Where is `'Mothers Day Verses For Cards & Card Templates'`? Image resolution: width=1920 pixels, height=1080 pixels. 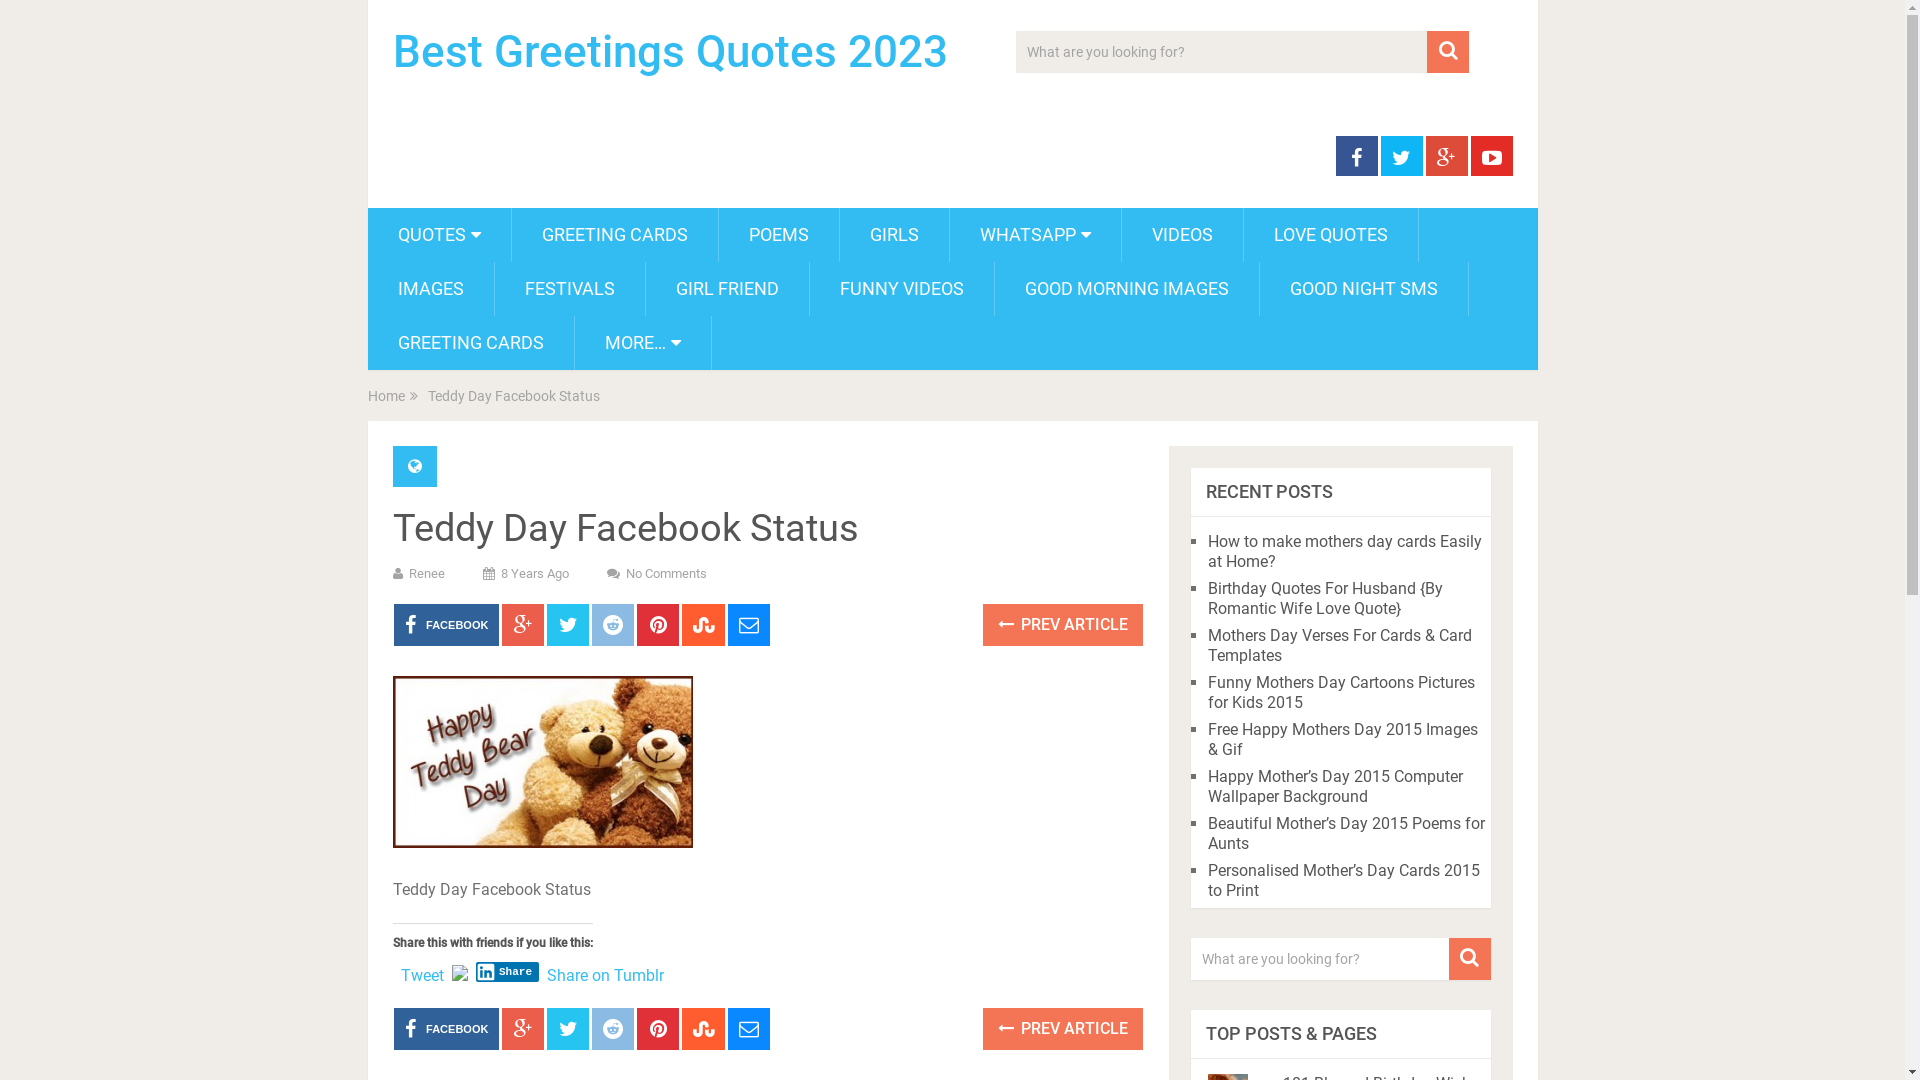 'Mothers Day Verses For Cards & Card Templates' is located at coordinates (1207, 645).